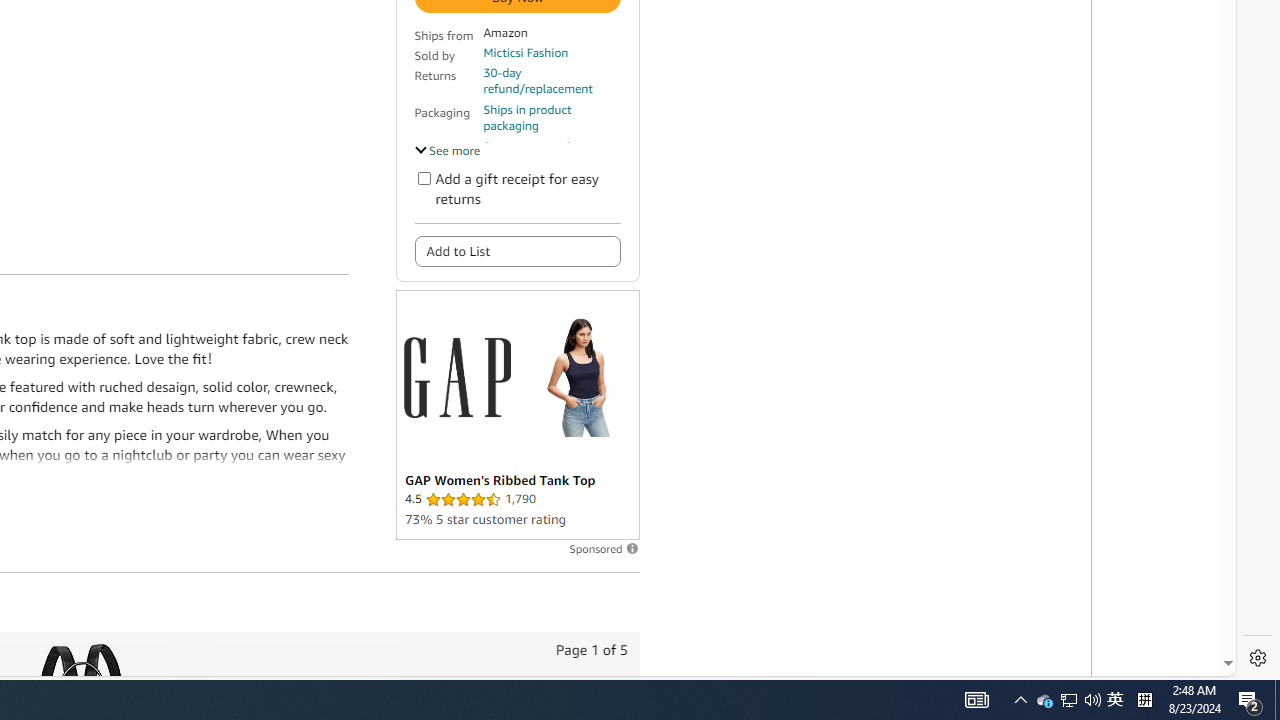  Describe the element at coordinates (551, 80) in the screenshot. I see `'30-day refund/replacement'` at that location.